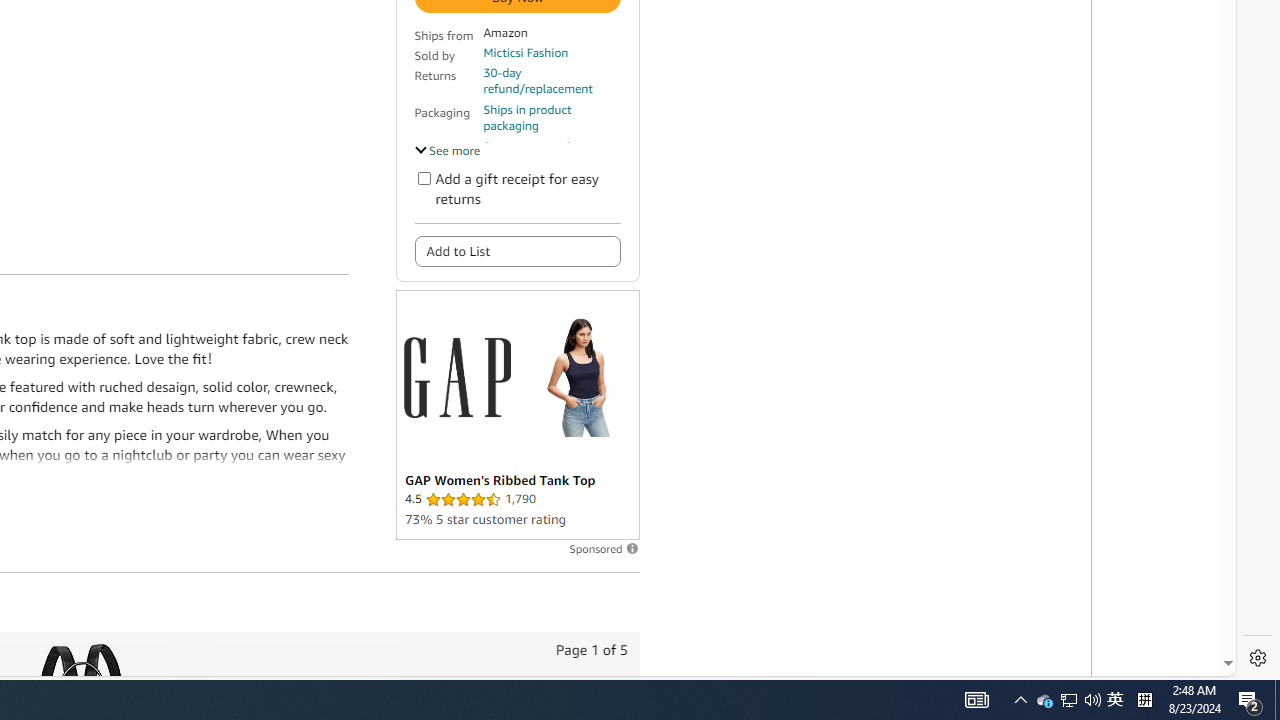  Describe the element at coordinates (551, 80) in the screenshot. I see `'30-day refund/replacement'` at that location.